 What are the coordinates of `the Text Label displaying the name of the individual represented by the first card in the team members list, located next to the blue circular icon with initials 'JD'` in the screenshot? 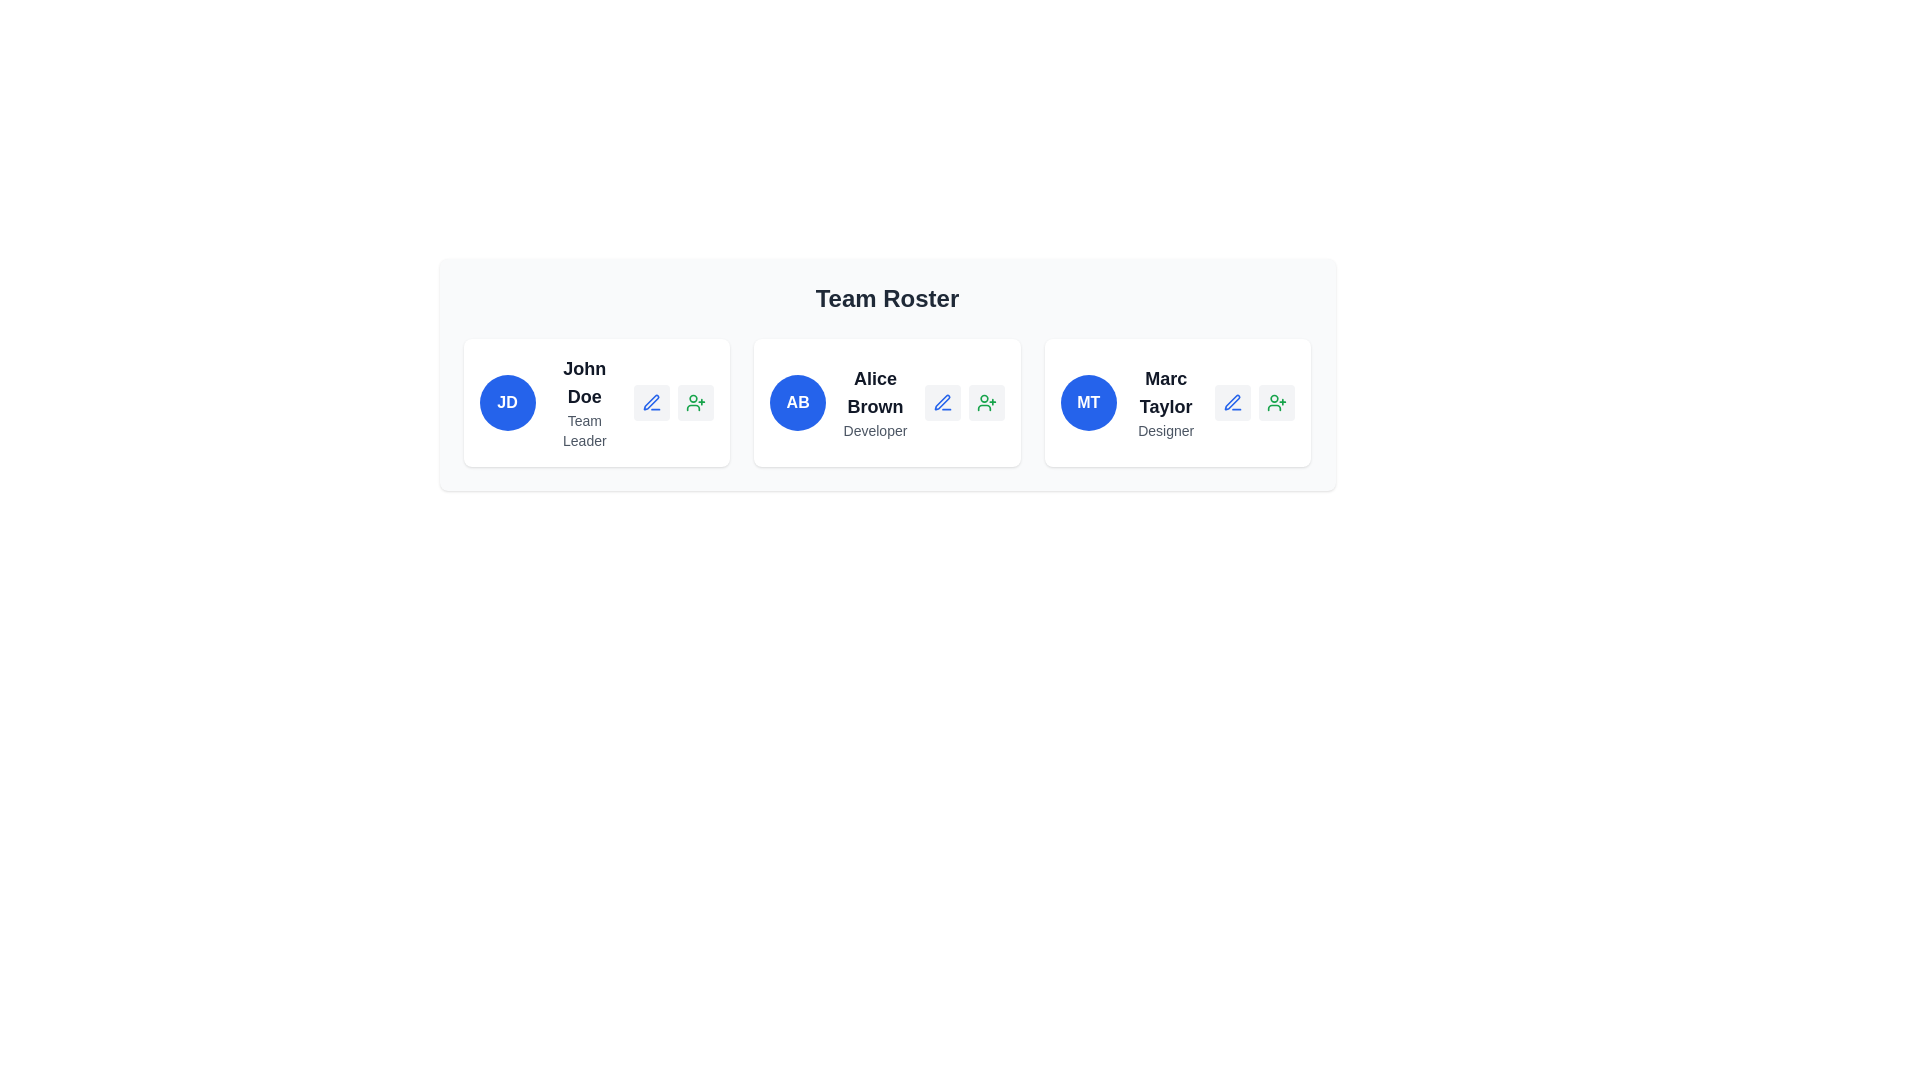 It's located at (583, 382).